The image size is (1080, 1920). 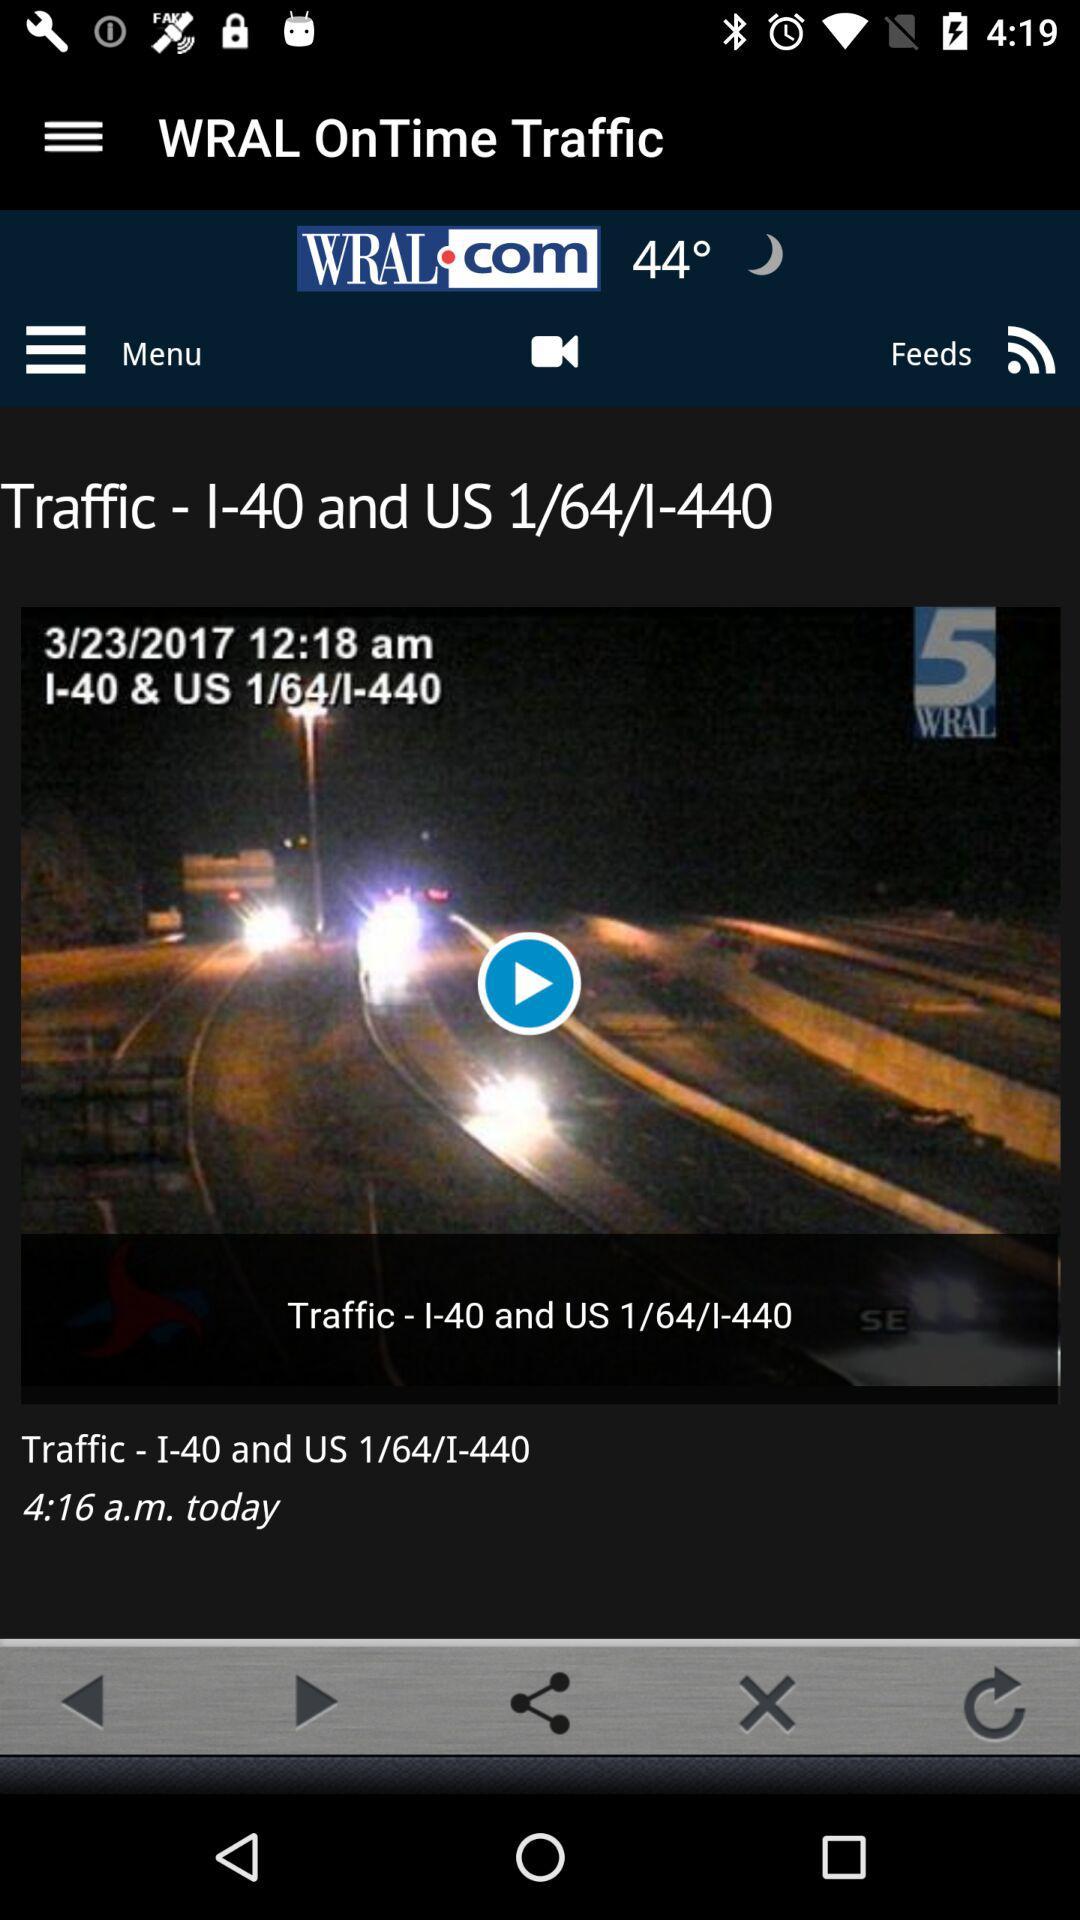 I want to click on previous, so click(x=84, y=1702).